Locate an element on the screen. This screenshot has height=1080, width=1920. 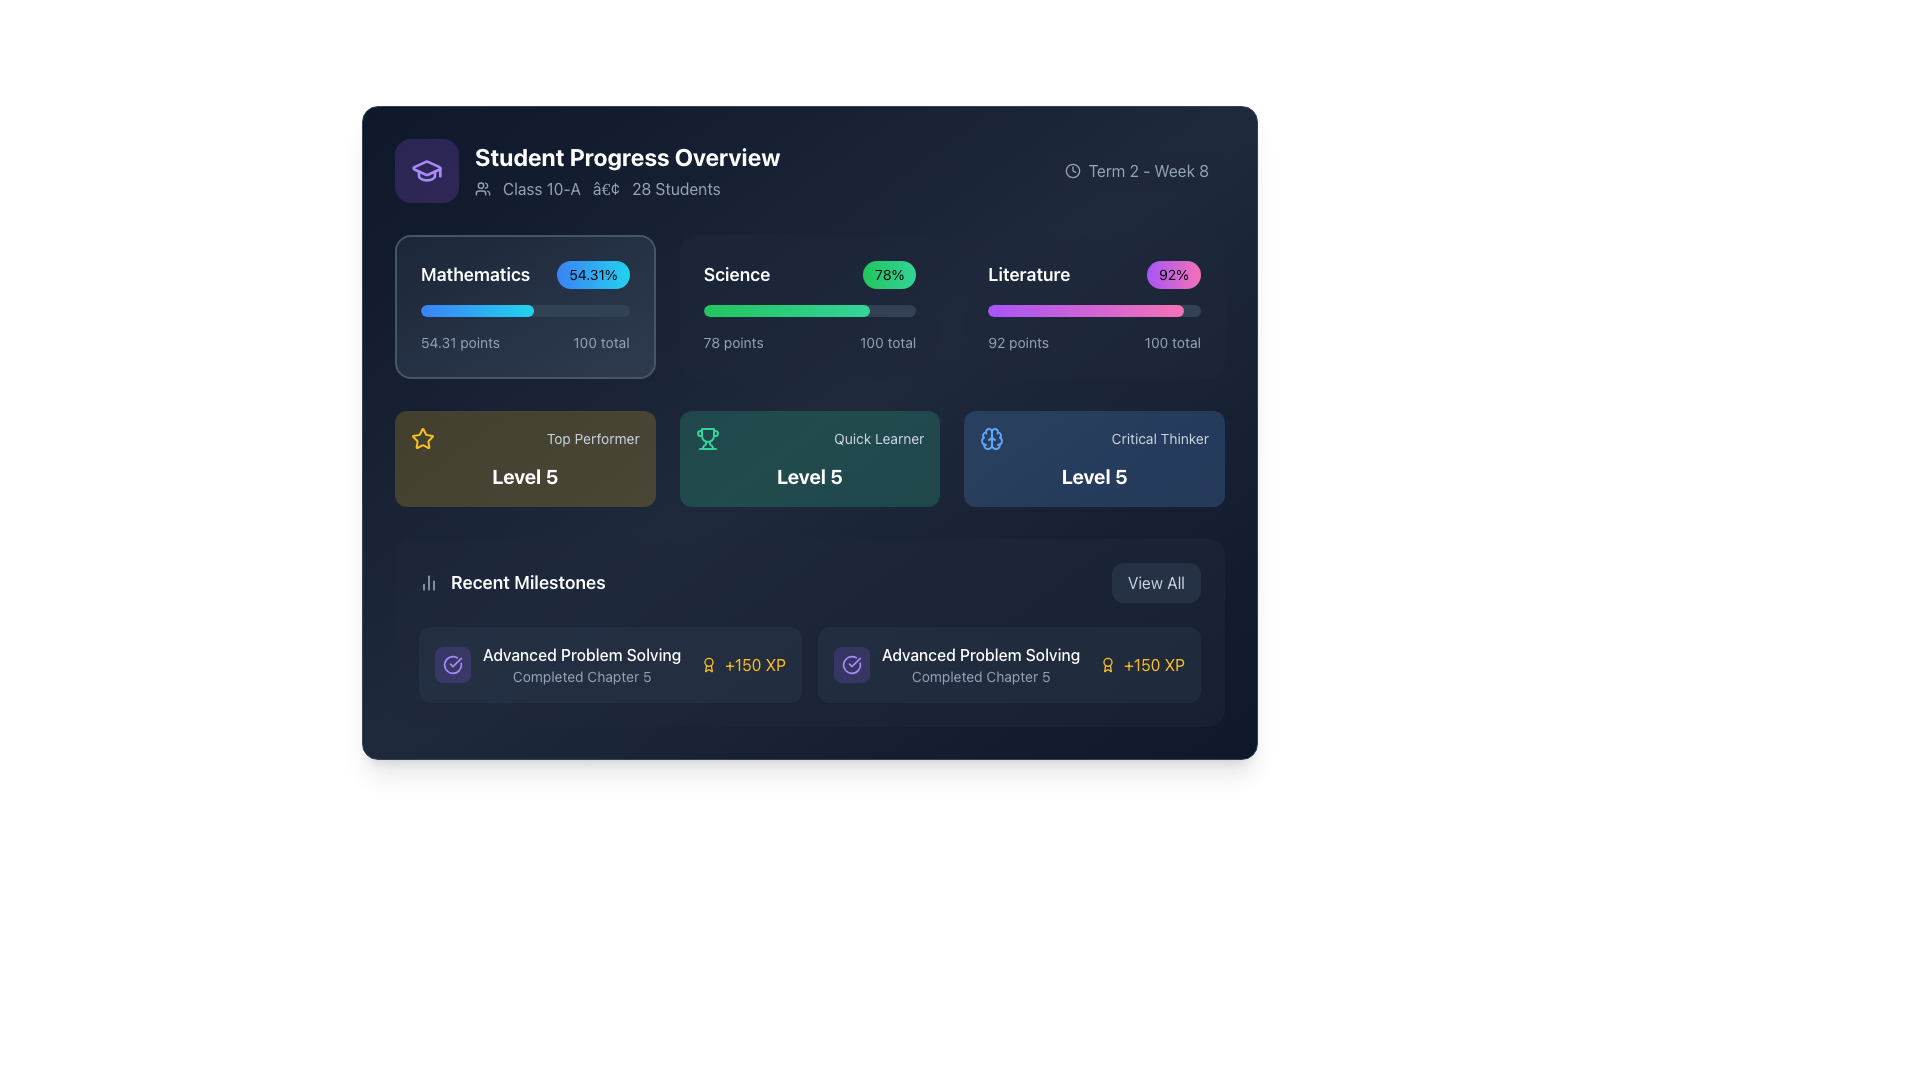
the visual state of the progress bar representing 54.31% in the Mathematics section of the Student Progress Overview interface is located at coordinates (476, 311).